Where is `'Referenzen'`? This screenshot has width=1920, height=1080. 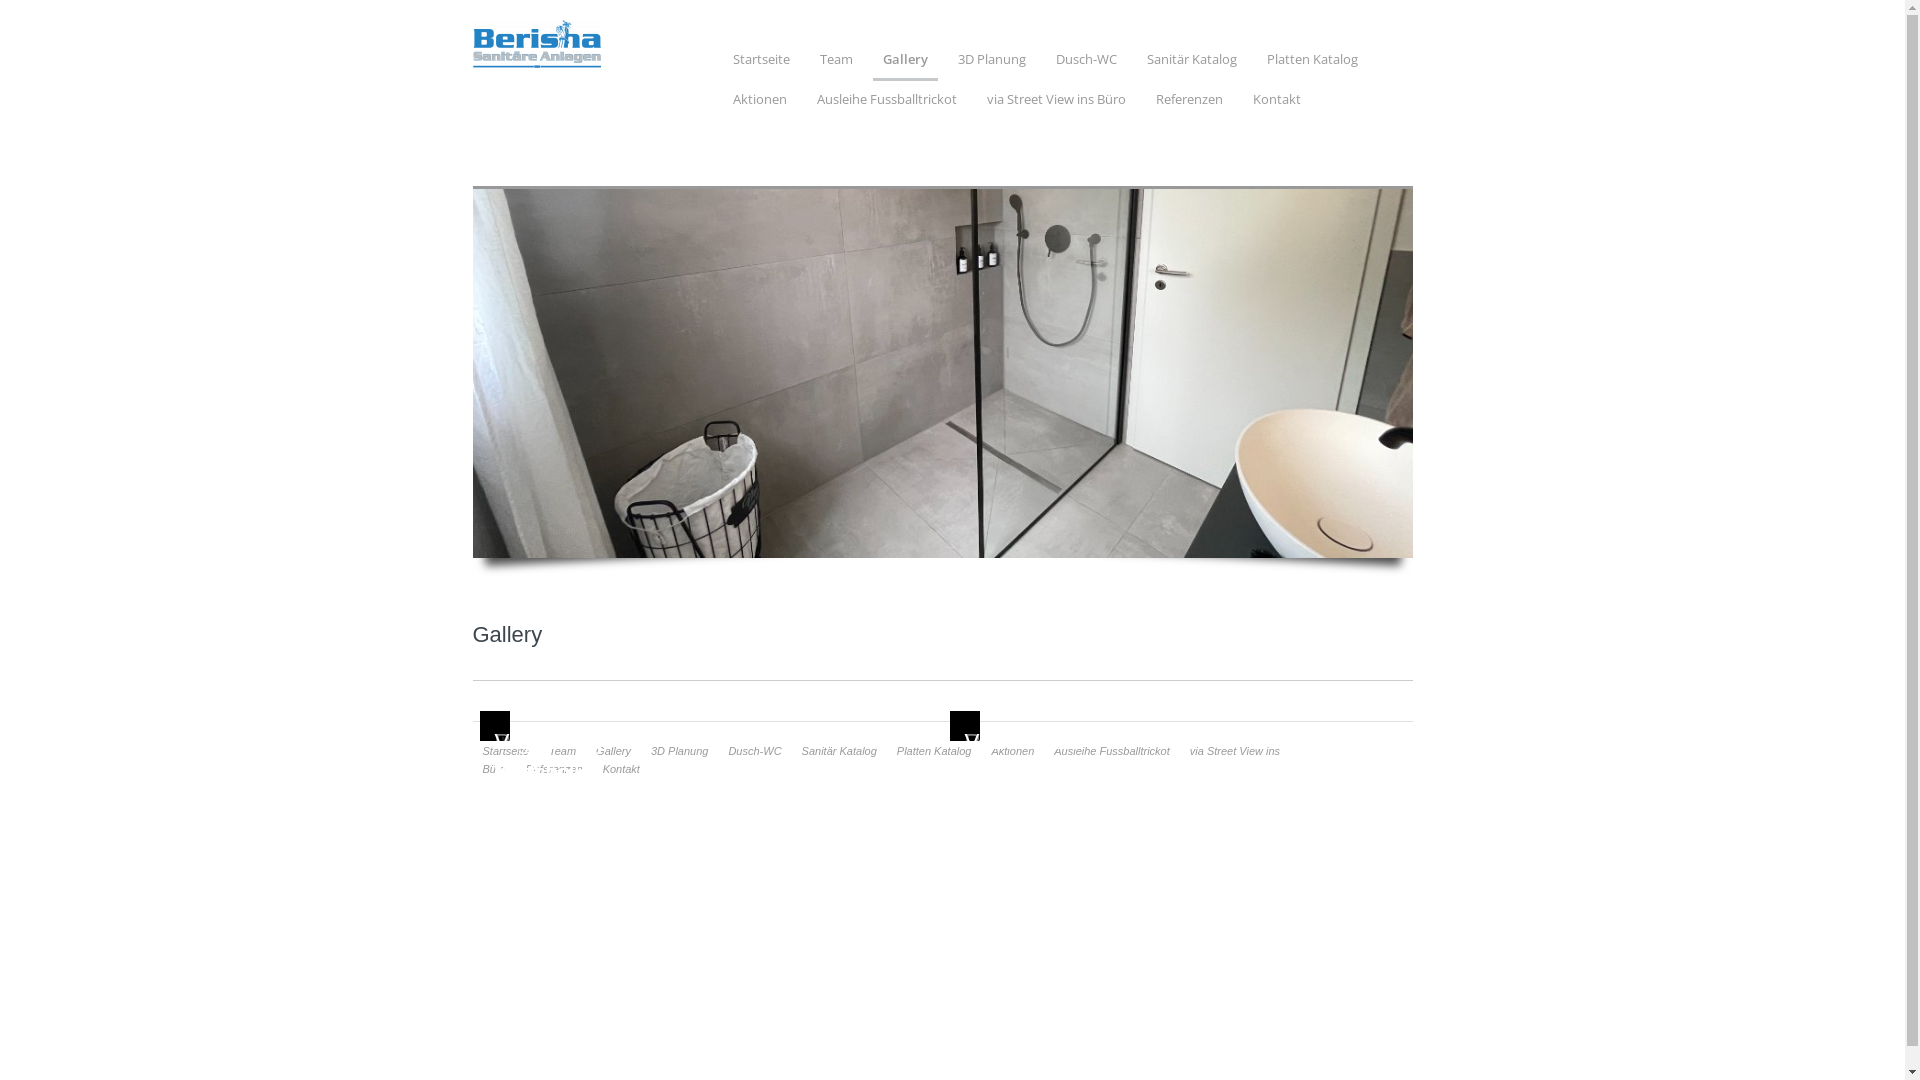
'Referenzen' is located at coordinates (1146, 104).